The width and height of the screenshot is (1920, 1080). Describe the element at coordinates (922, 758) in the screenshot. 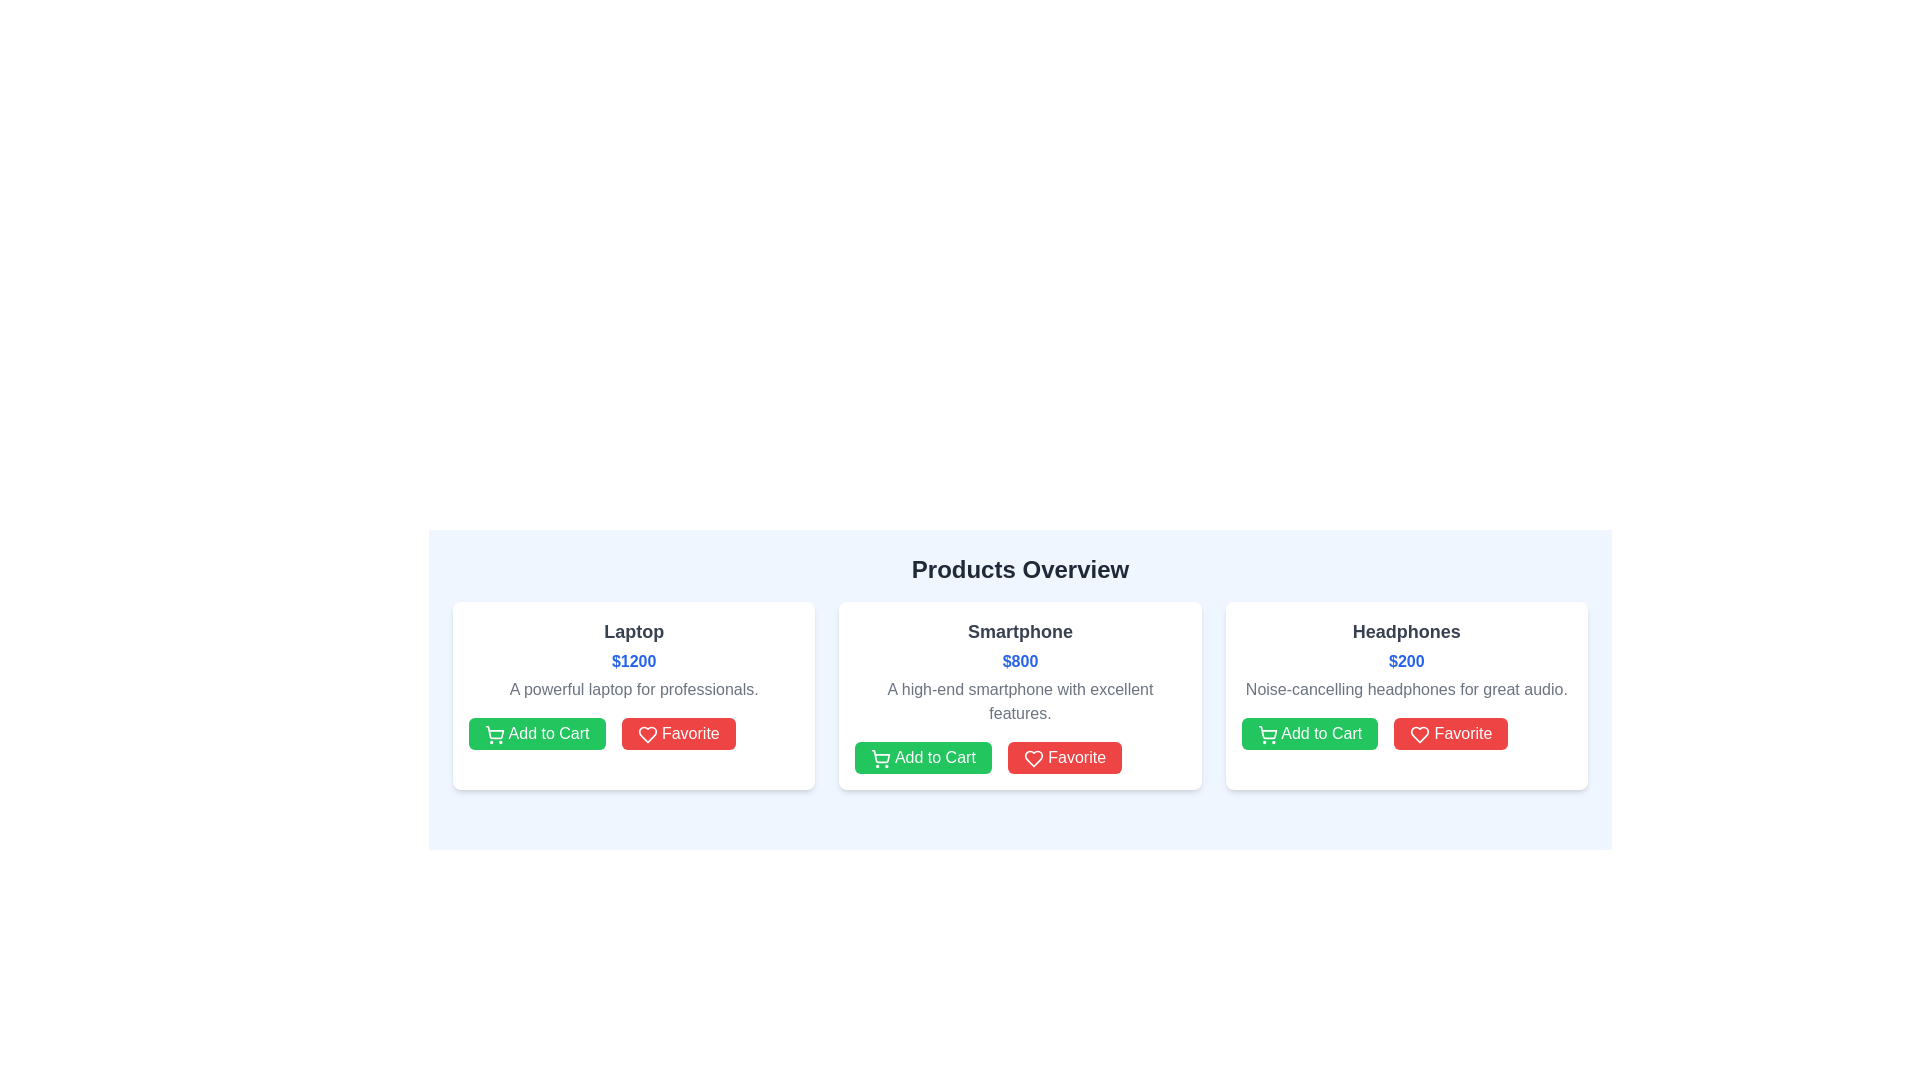

I see `the leftmost button in the action button group under the 'Smartphone' product card in the 'Products Overview' section` at that location.